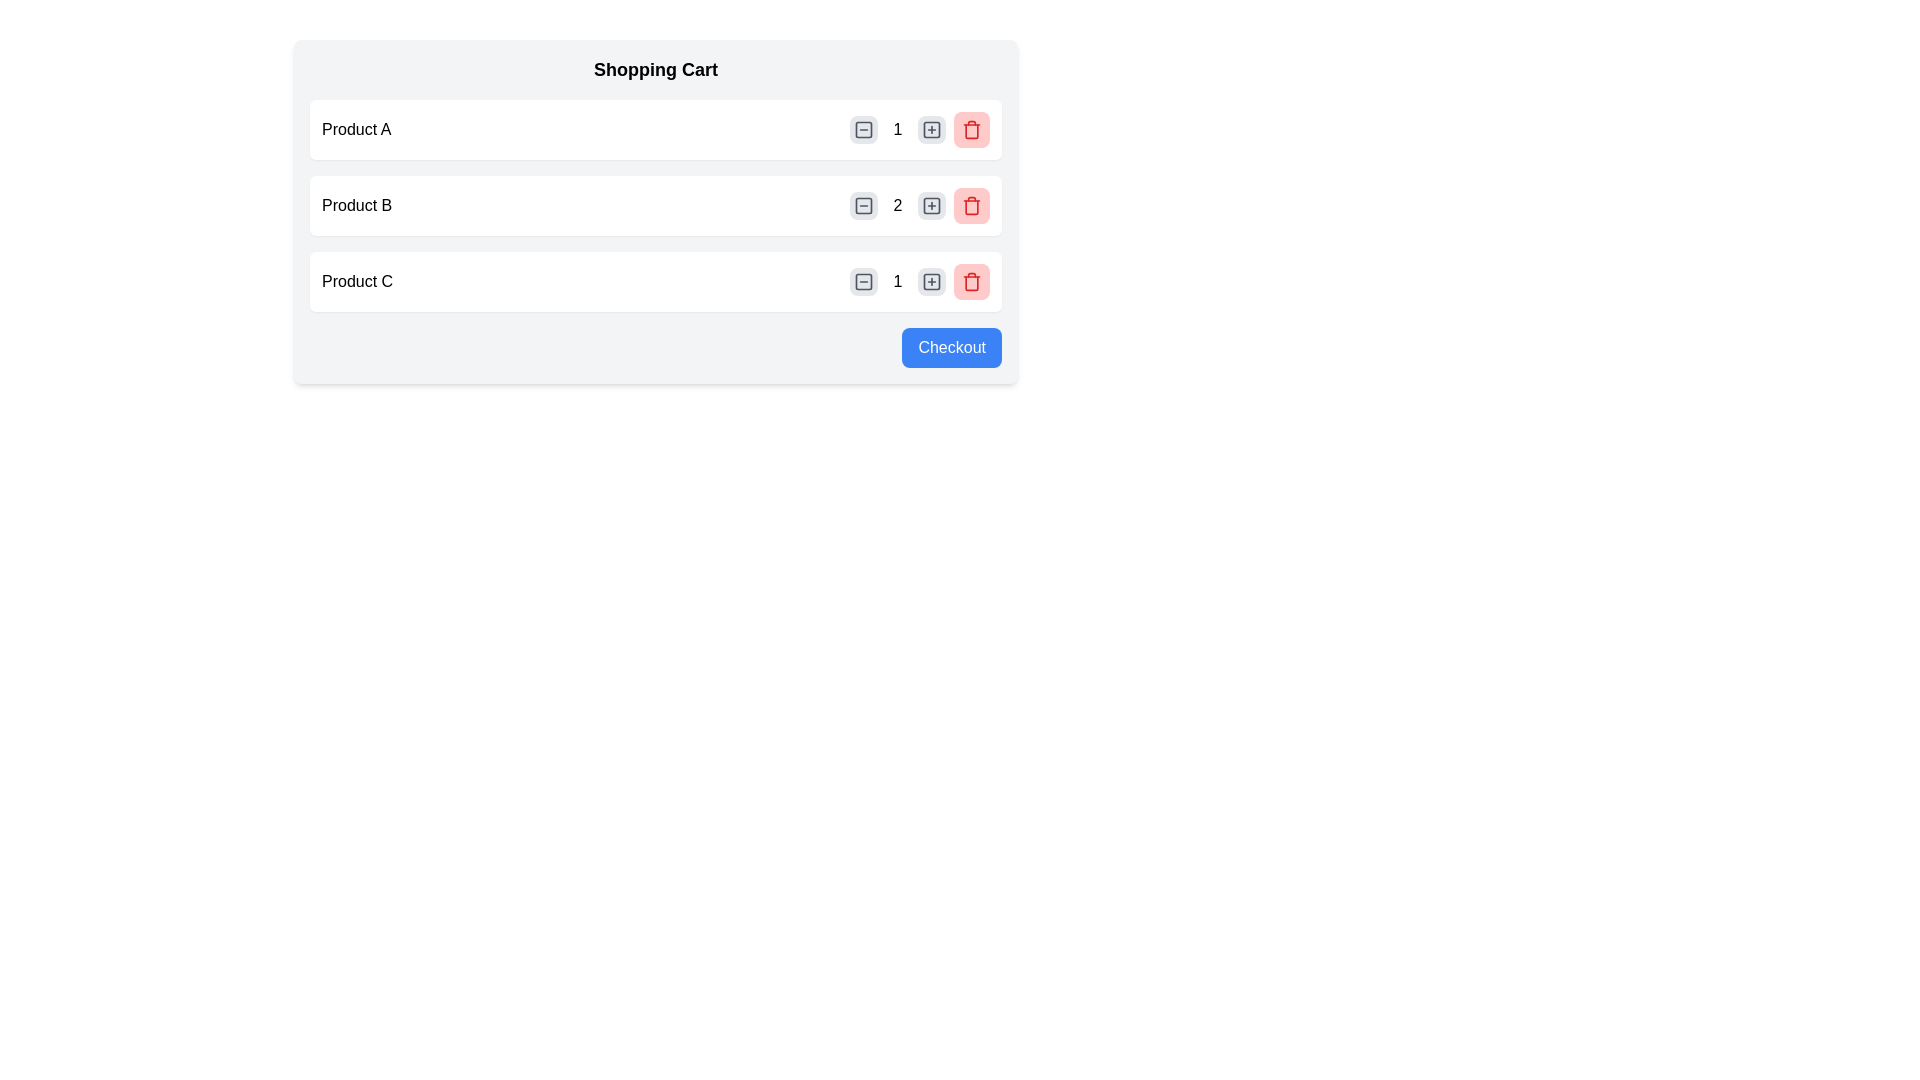 Image resolution: width=1920 pixels, height=1080 pixels. What do you see at coordinates (864, 281) in the screenshot?
I see `the square button icon with a minus symbol at its center to reduce the product quantity for 'Product C'` at bounding box center [864, 281].